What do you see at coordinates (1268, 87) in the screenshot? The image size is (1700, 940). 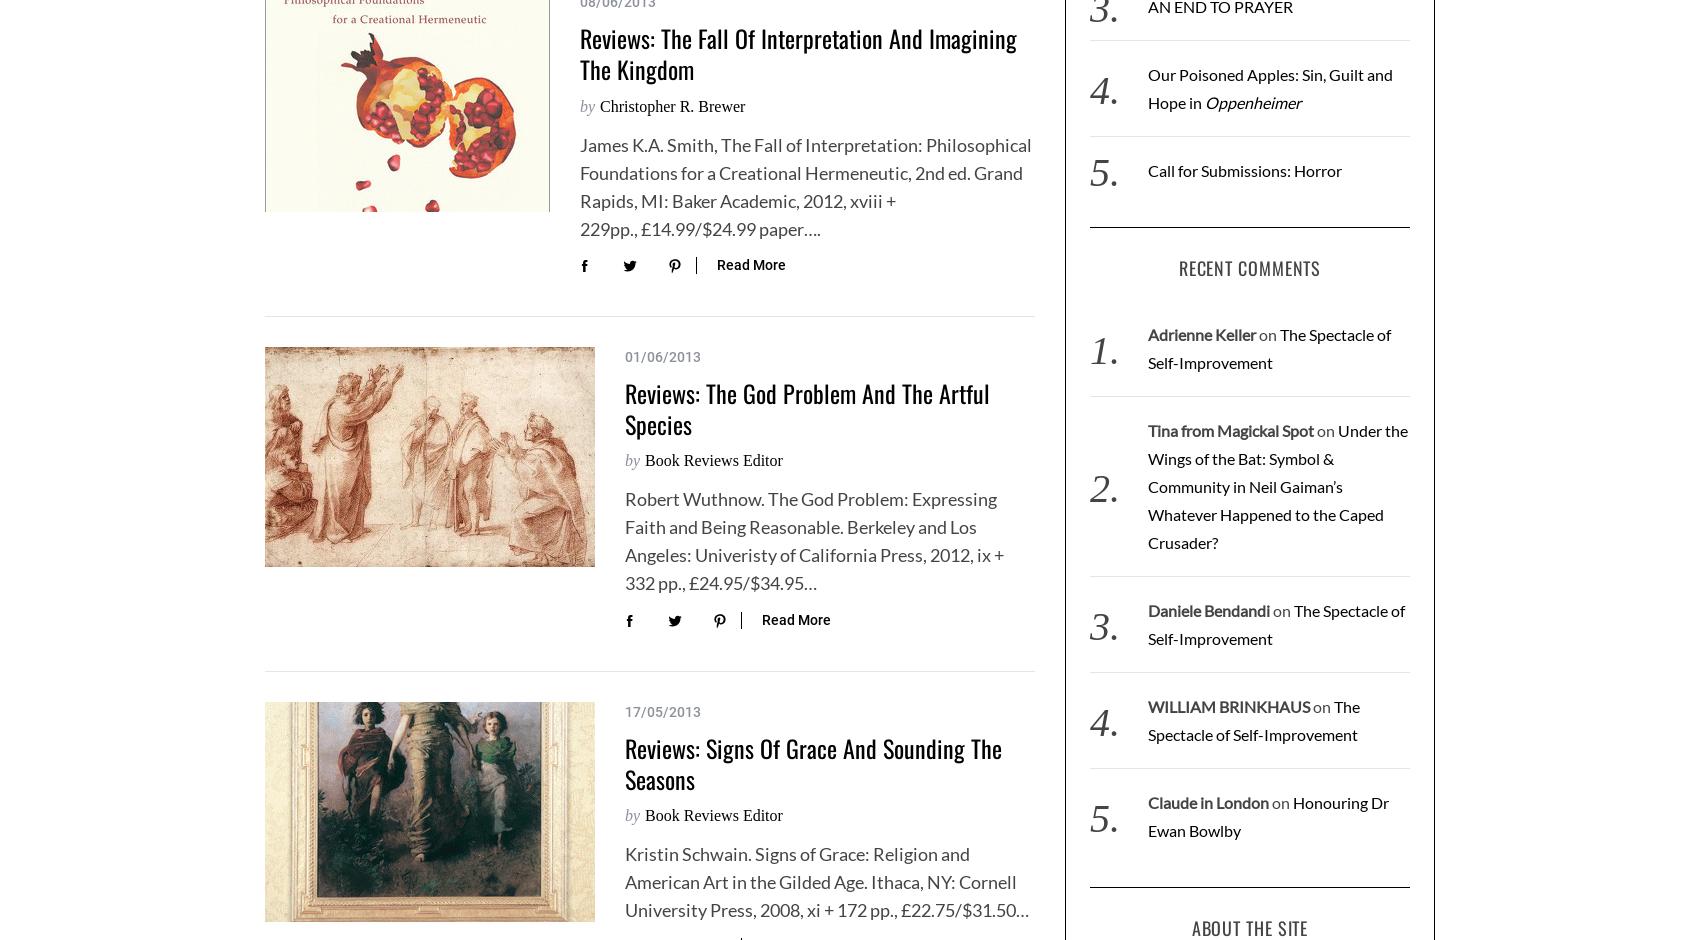 I see `'Our Poisoned Apples: Sin, Guilt and Hope in'` at bounding box center [1268, 87].